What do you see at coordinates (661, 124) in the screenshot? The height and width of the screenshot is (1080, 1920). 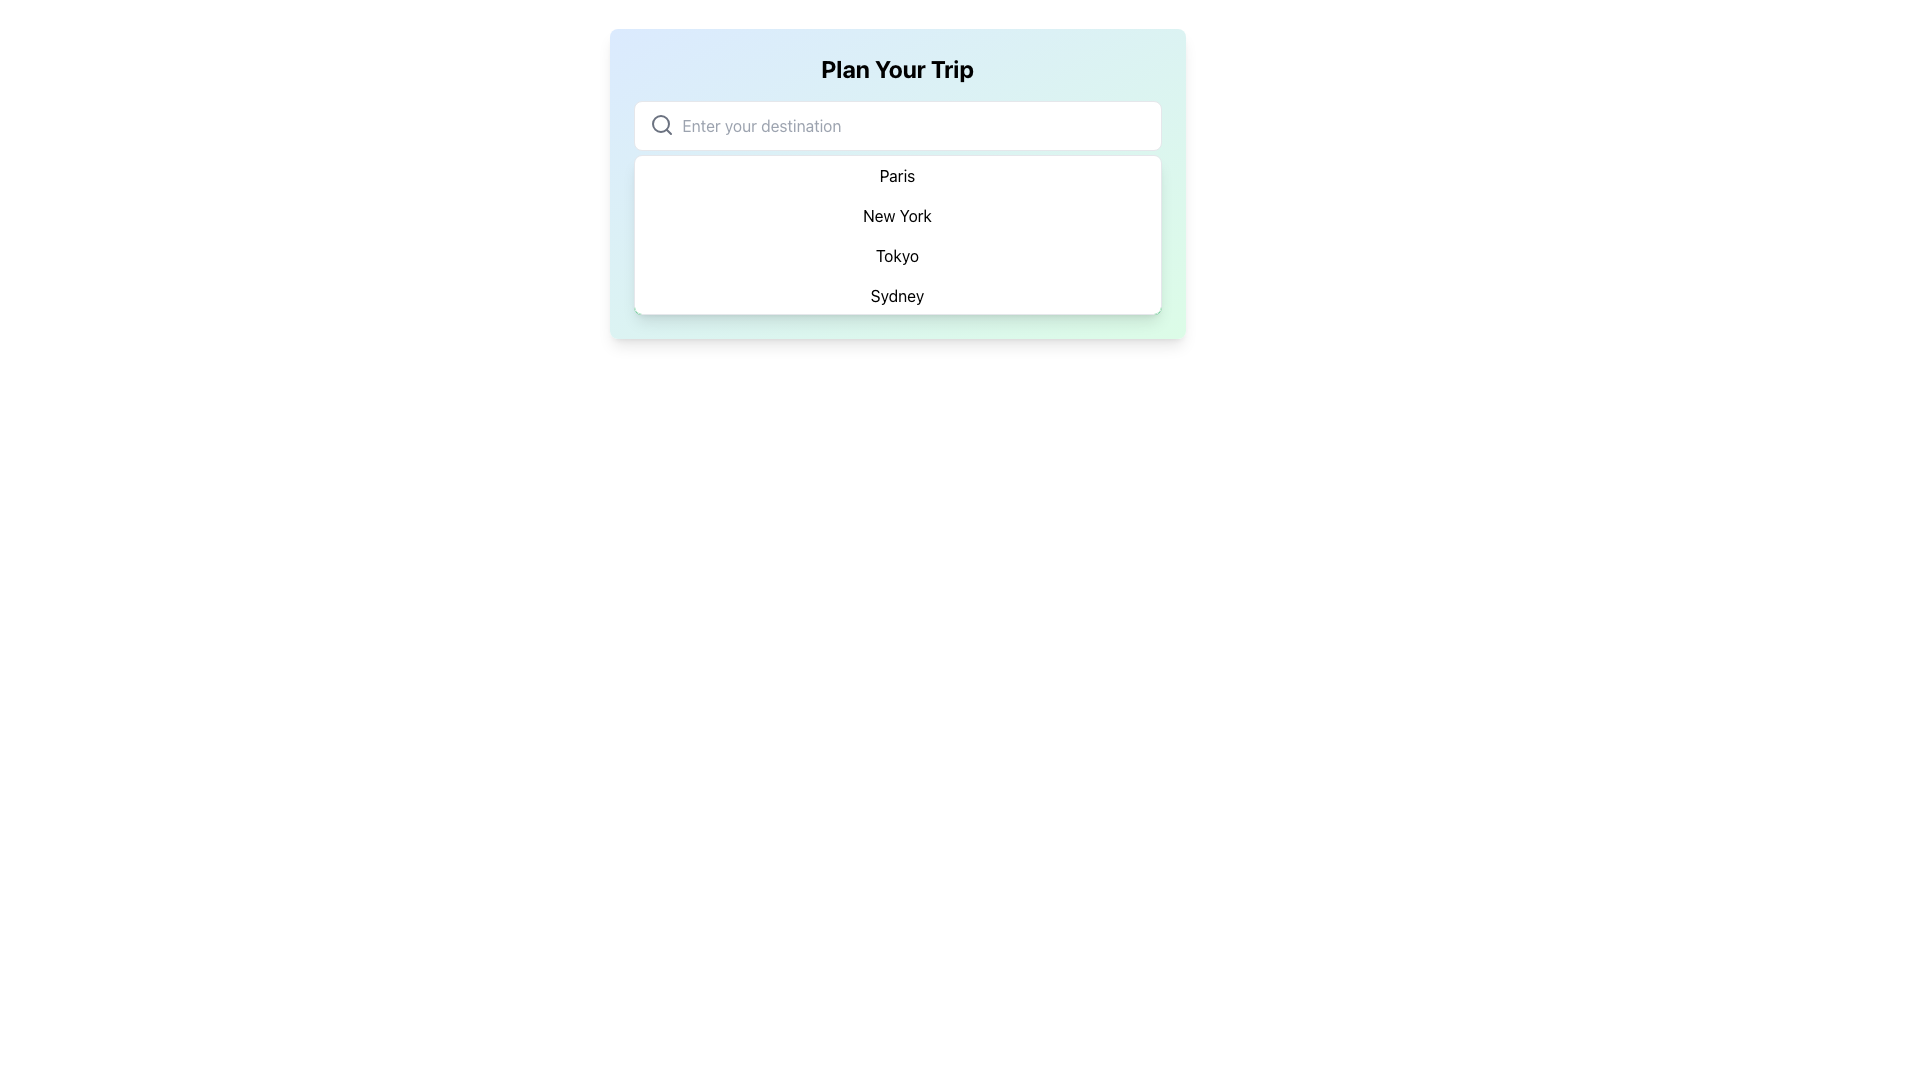 I see `the input field associated with the gray magnifying glass icon located on the far left side of the input field in the 'Plan Your Trip' section` at bounding box center [661, 124].